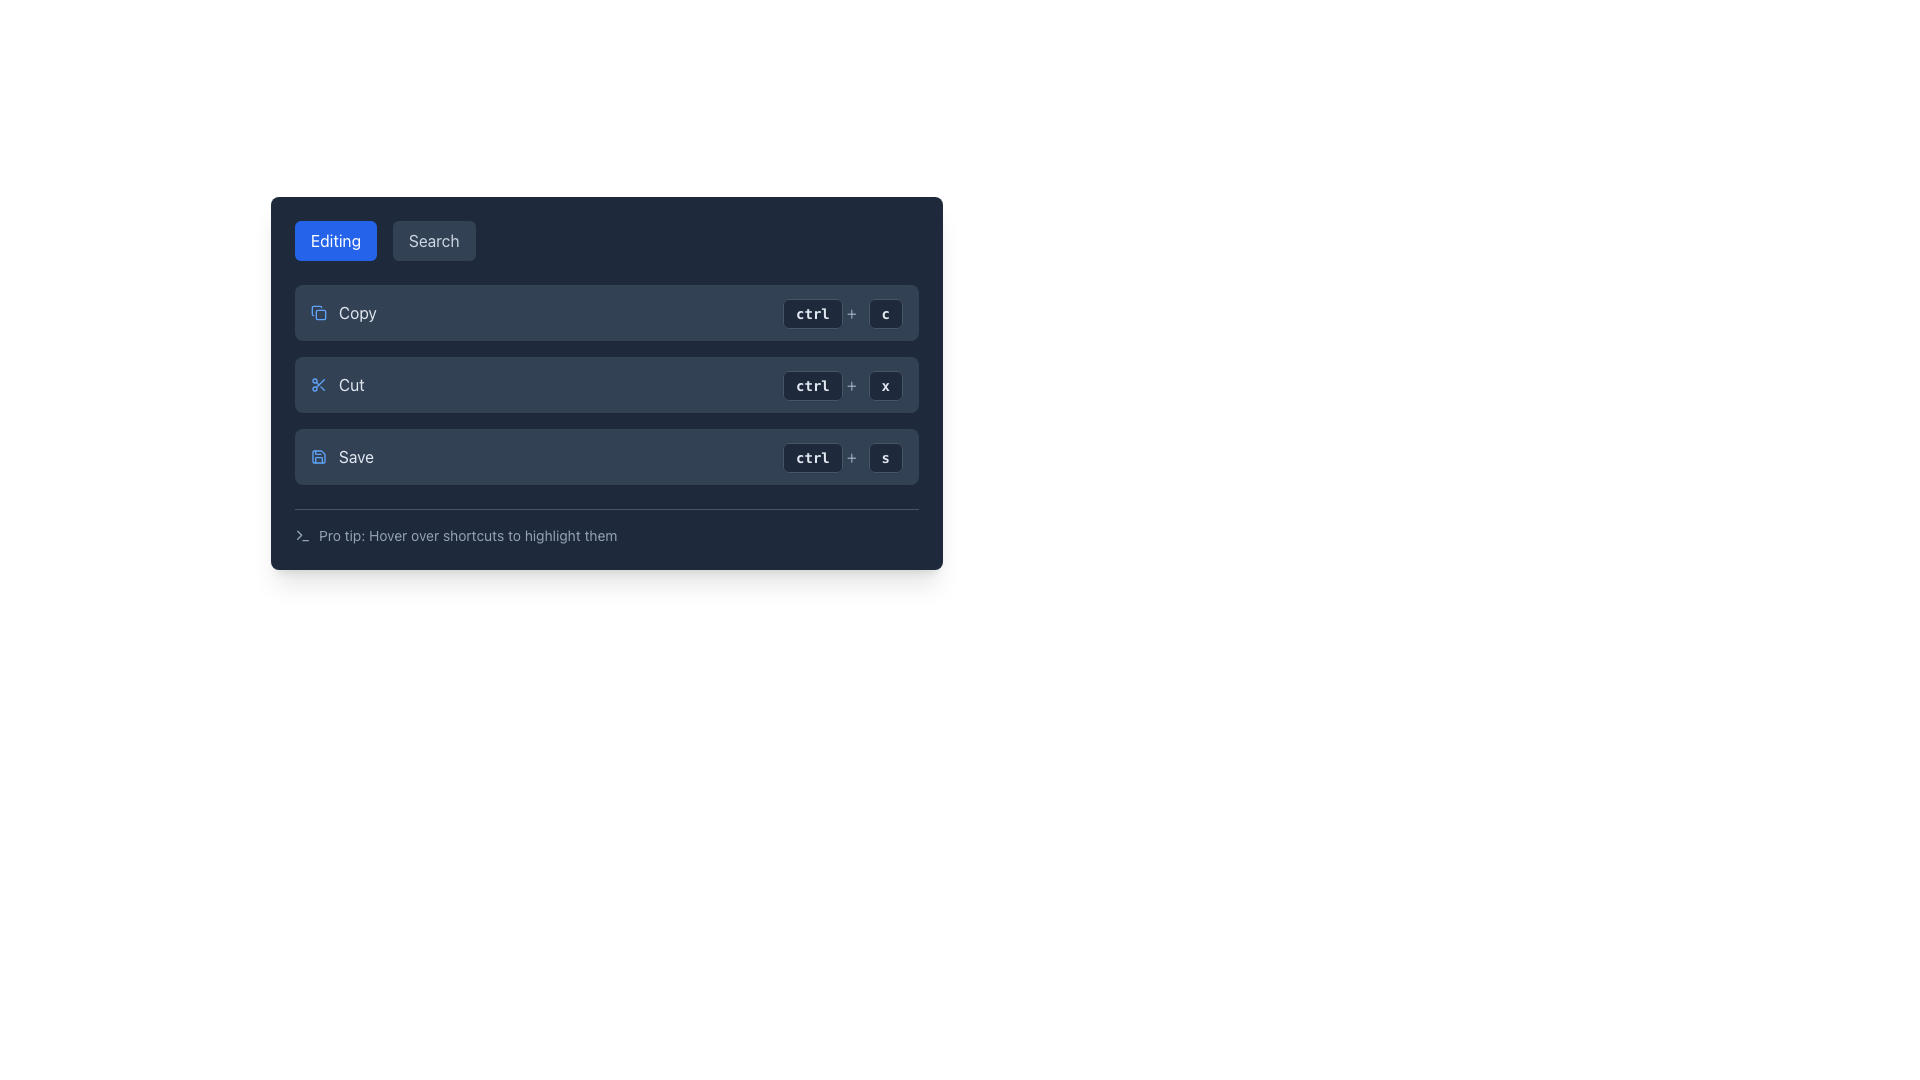 The height and width of the screenshot is (1080, 1920). I want to click on the button-like element displaying 'ctrl' with a dark gray background and rounded corners, which is the leftmost component of the shortcut combination 'ctrl + c', so click(812, 313).